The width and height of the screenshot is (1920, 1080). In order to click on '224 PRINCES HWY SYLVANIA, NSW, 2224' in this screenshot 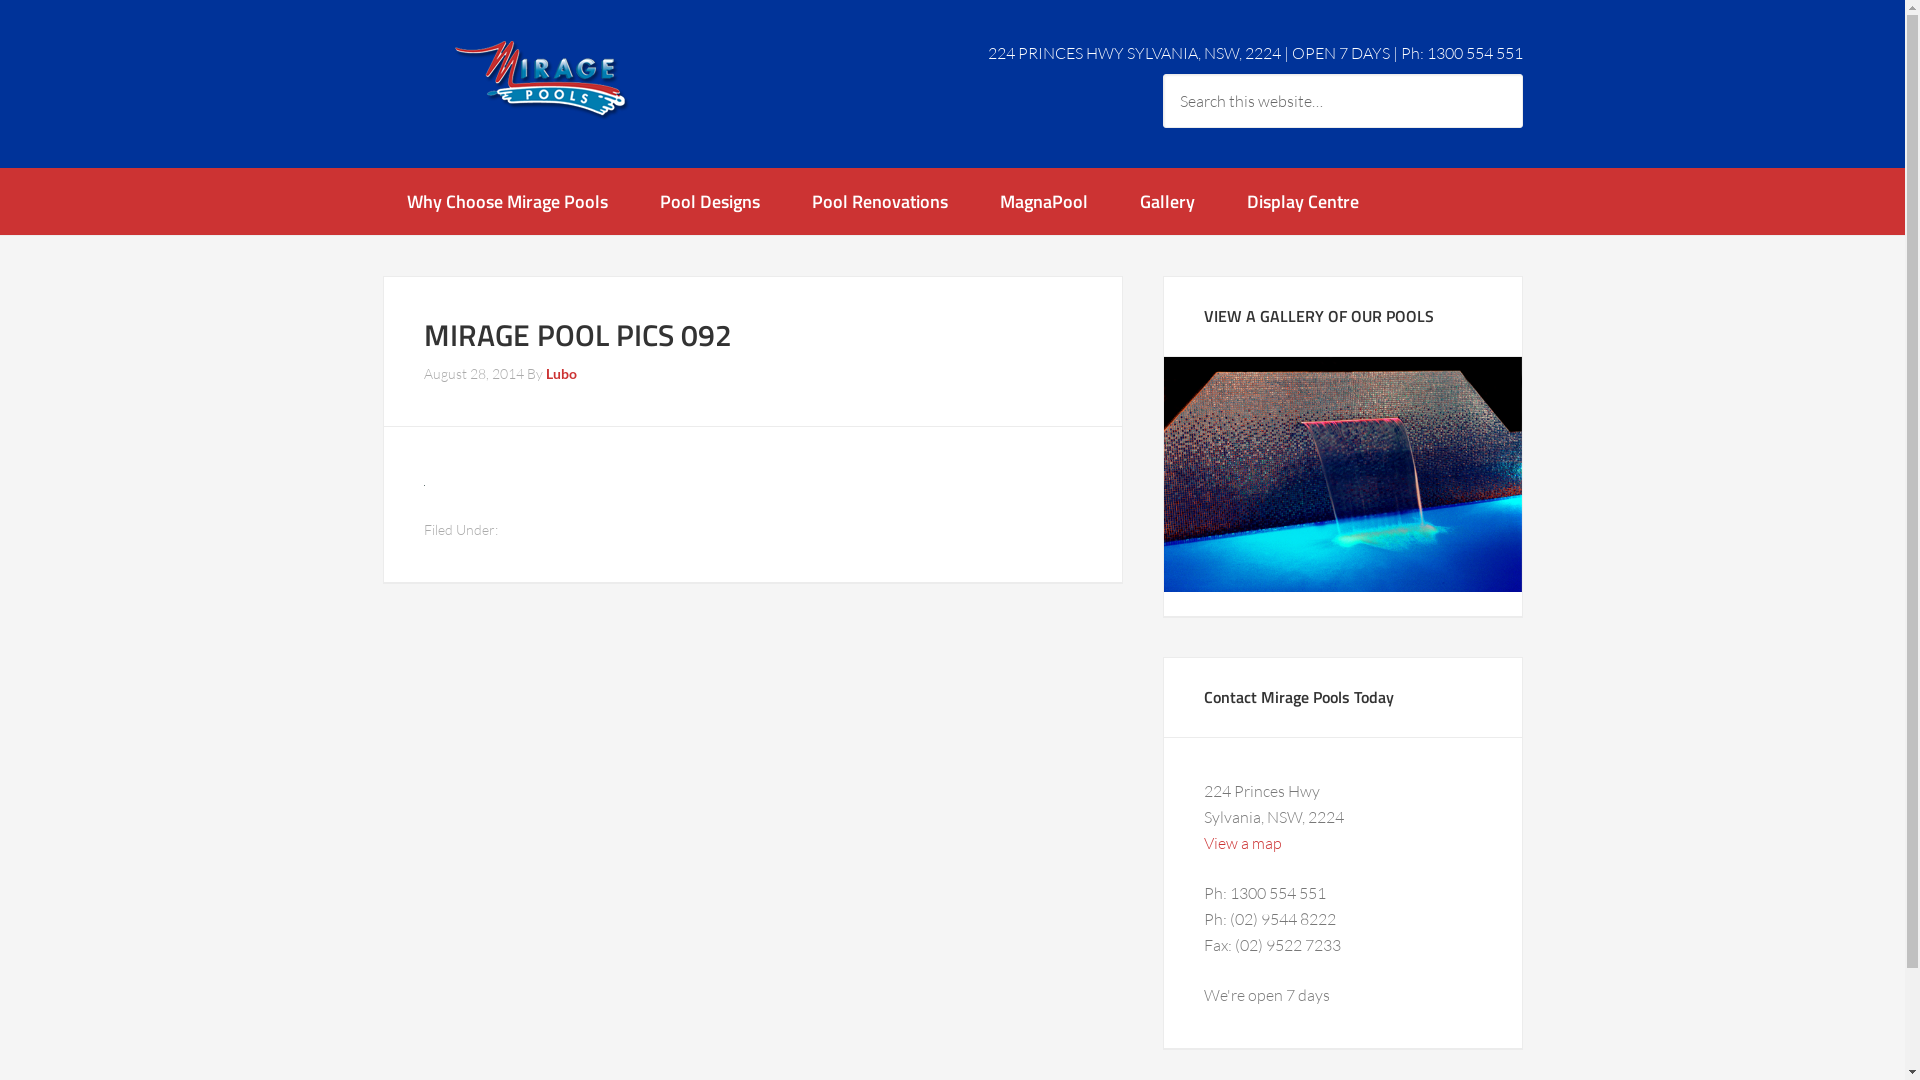, I will do `click(1134, 52)`.